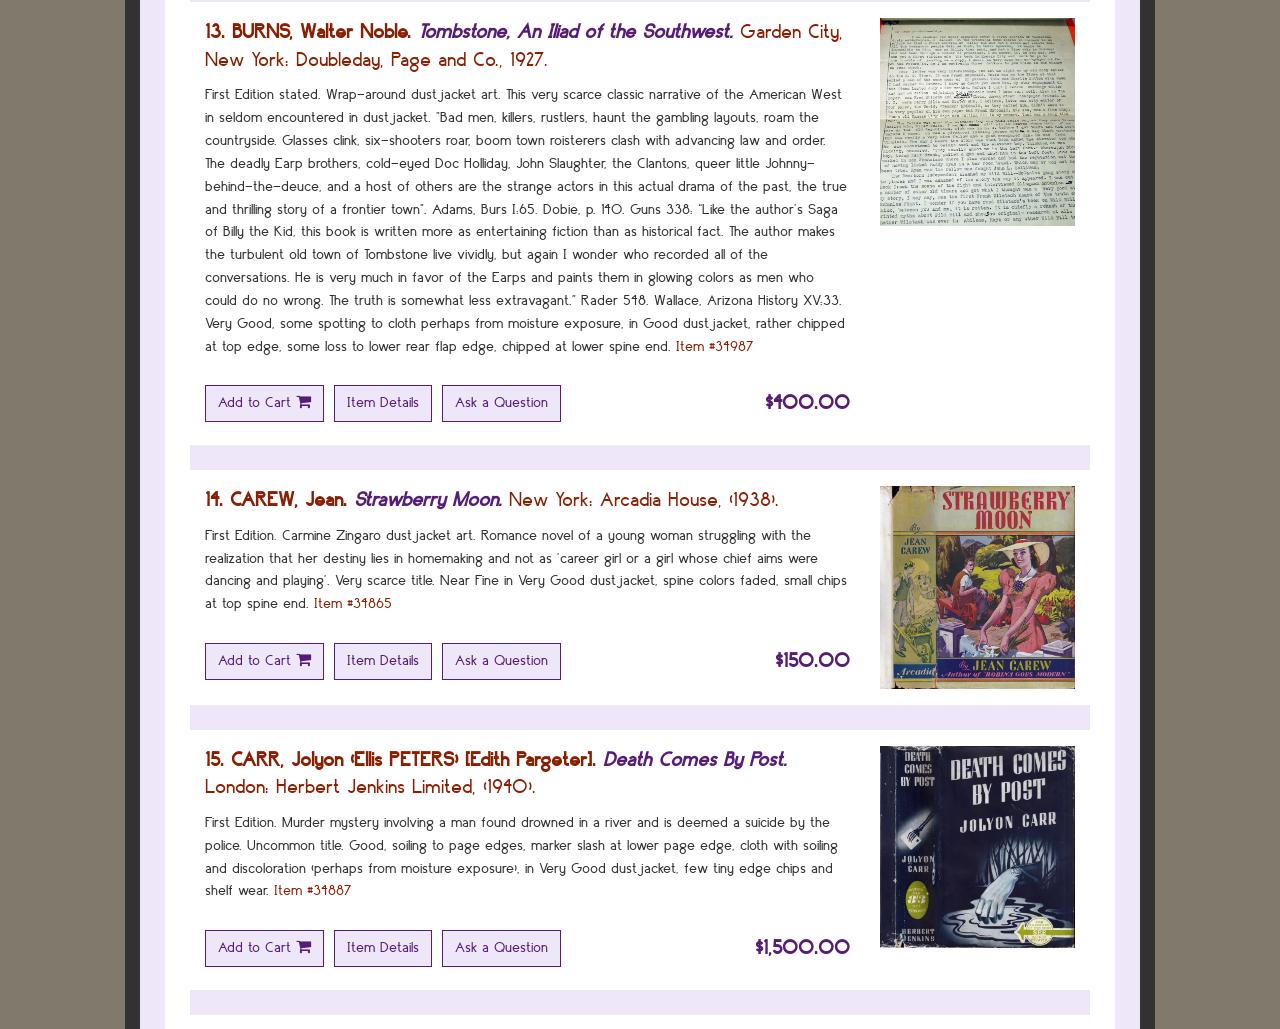  Describe the element at coordinates (376, 786) in the screenshot. I see `'Herbert Jenkins Limited,'` at that location.